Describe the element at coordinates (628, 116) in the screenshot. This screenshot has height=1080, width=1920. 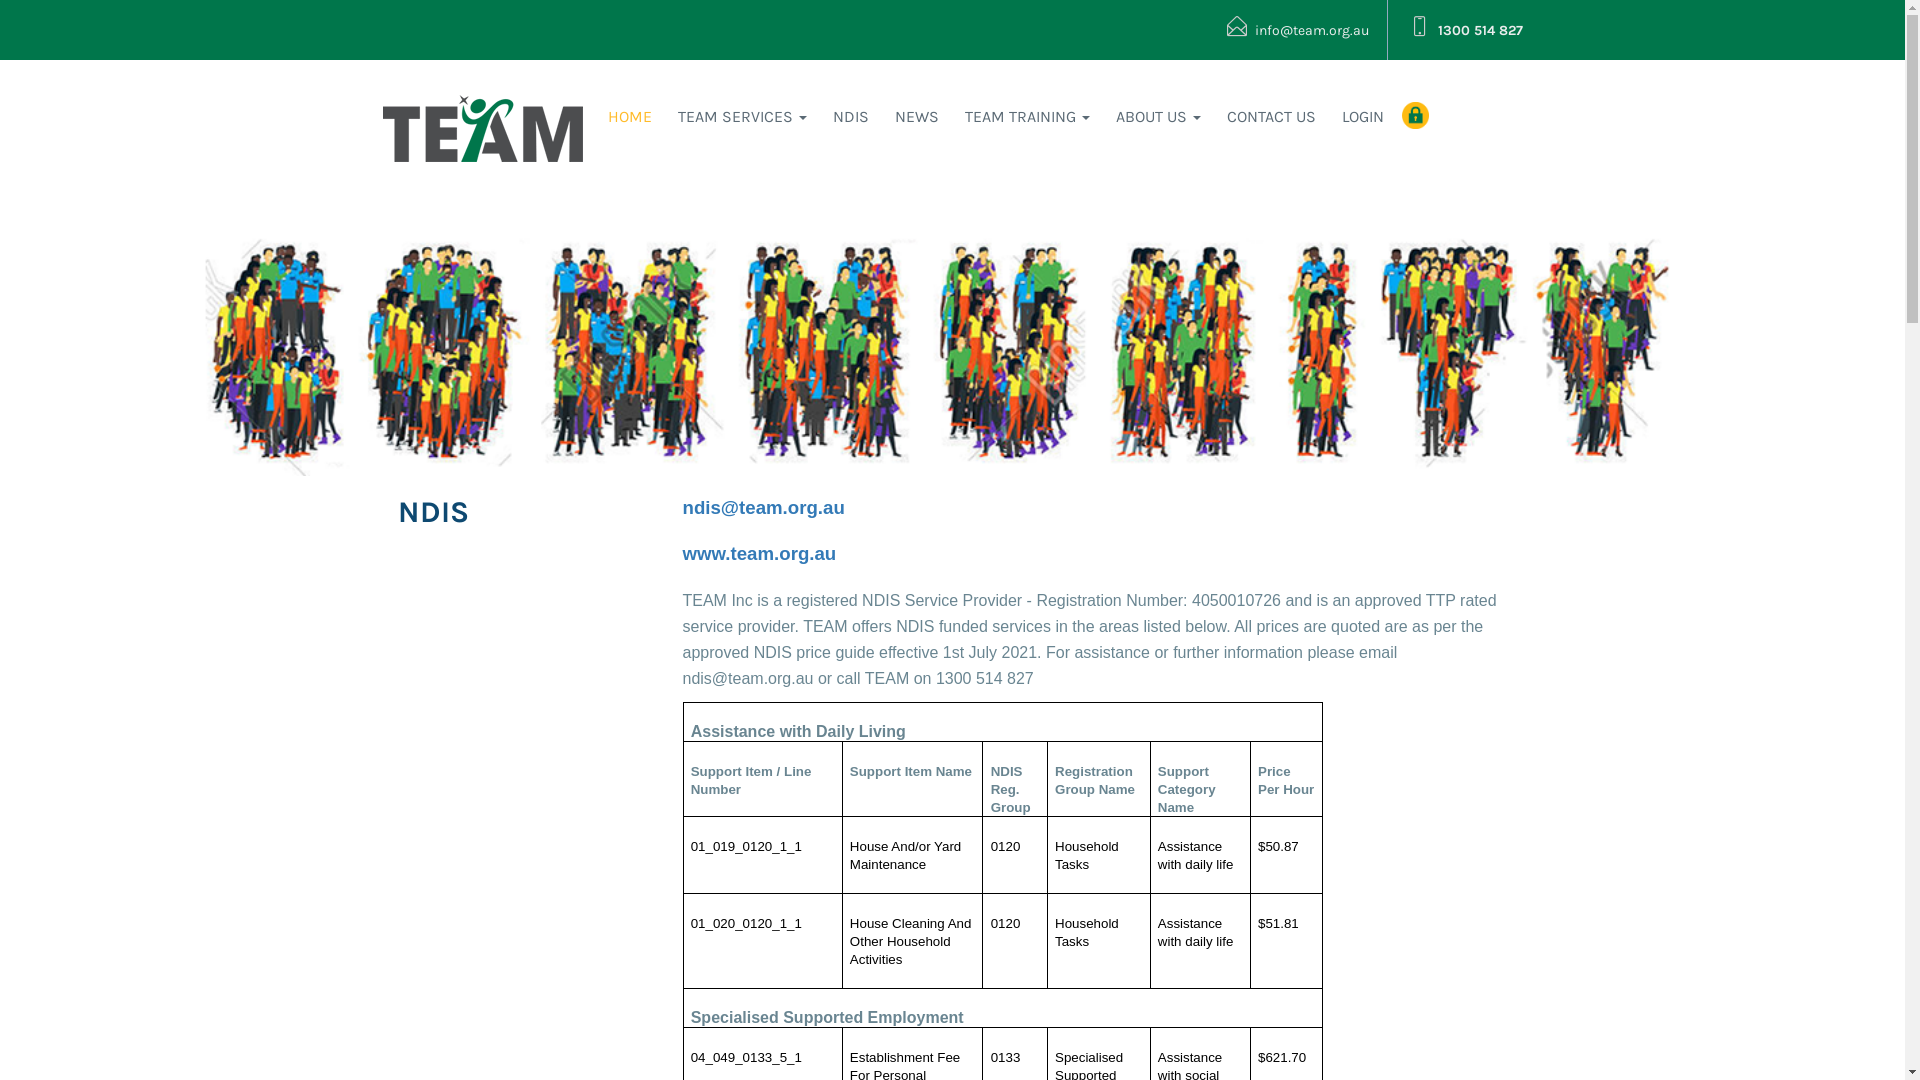
I see `'HOME'` at that location.